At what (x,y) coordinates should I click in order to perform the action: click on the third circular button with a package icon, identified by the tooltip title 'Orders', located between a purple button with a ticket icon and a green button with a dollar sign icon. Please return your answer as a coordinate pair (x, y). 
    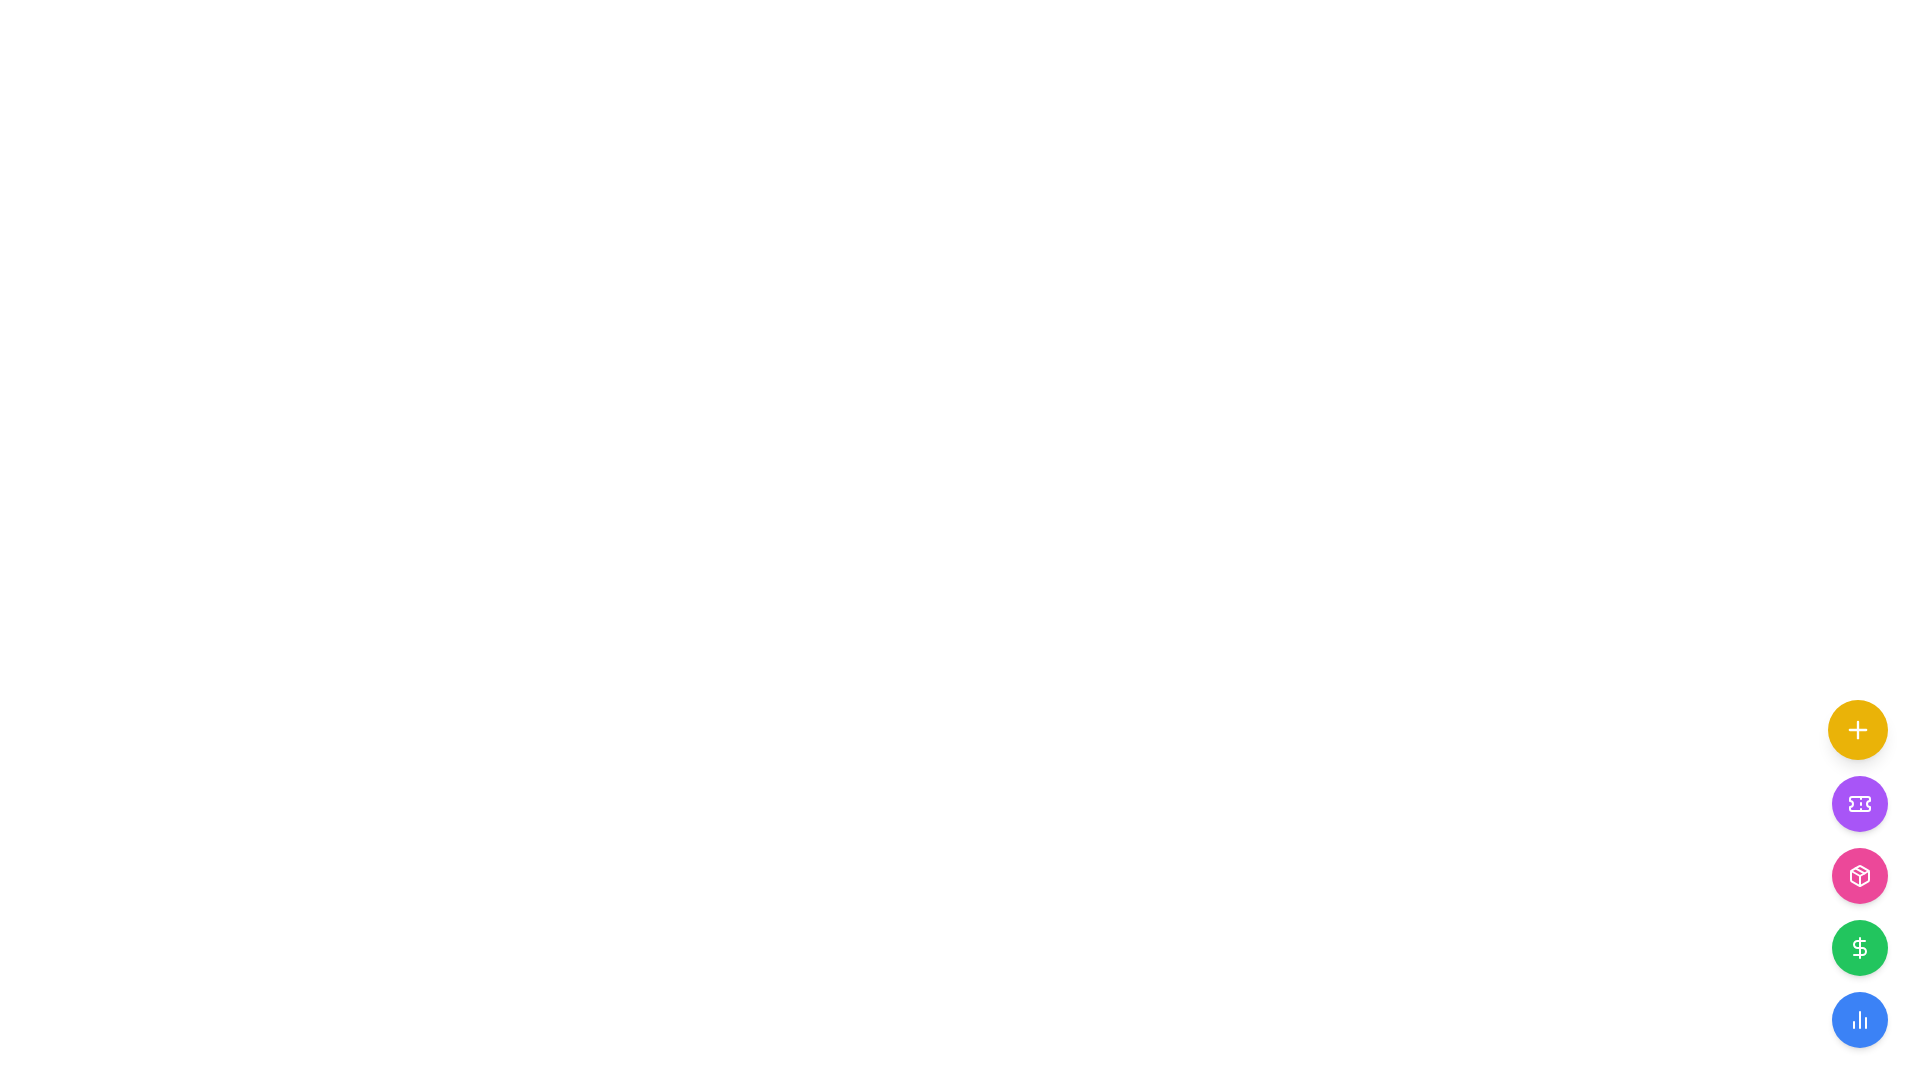
    Looking at the image, I should click on (1859, 874).